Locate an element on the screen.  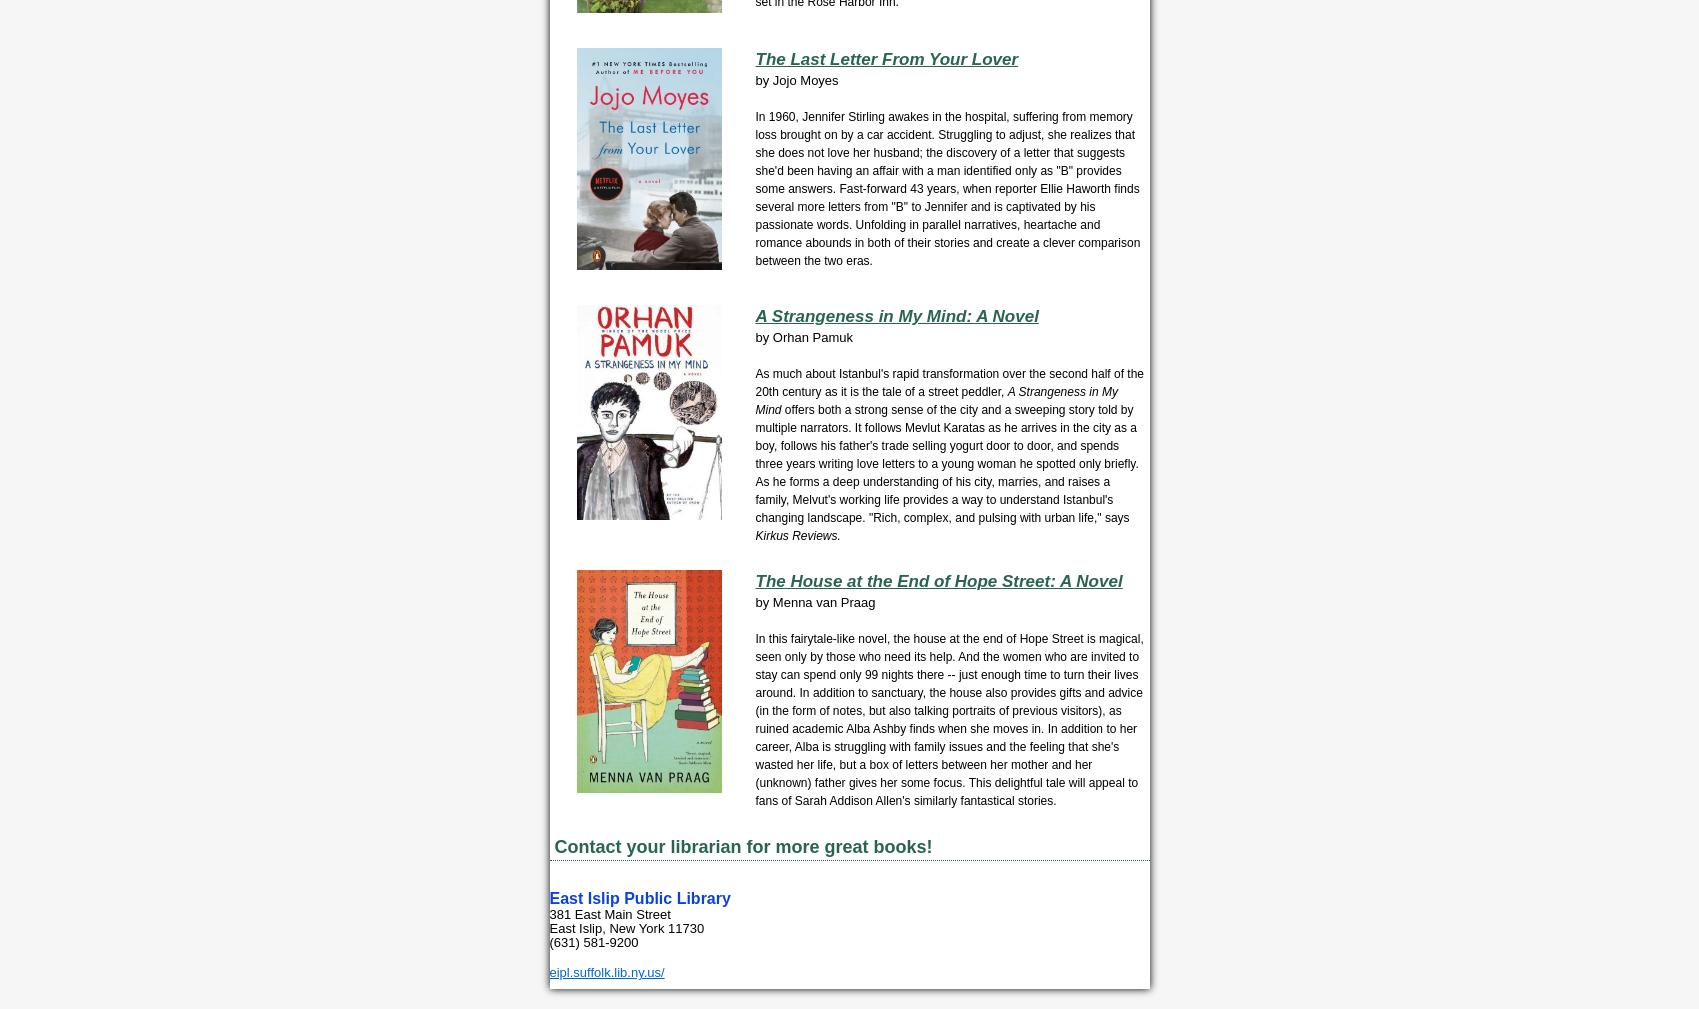
'A Strangeness in My Mind' is located at coordinates (934, 399).